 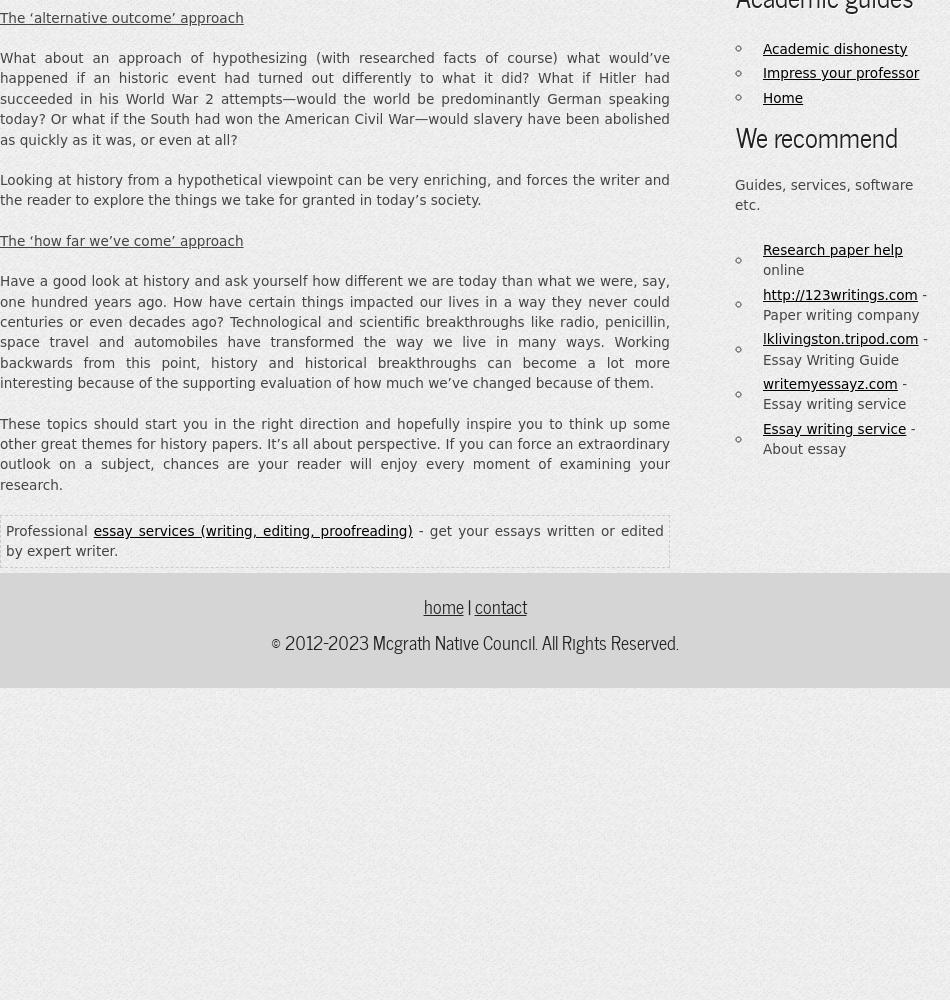 What do you see at coordinates (333, 452) in the screenshot?
I see `'These topics should start you in the right direction and hopefully inspire you to think up some other great themes for history papers. It’s all about perspective. If you can force an extraordinary outlook on a subject, chances are your reader will enjoy every moment of examining your research.'` at bounding box center [333, 452].